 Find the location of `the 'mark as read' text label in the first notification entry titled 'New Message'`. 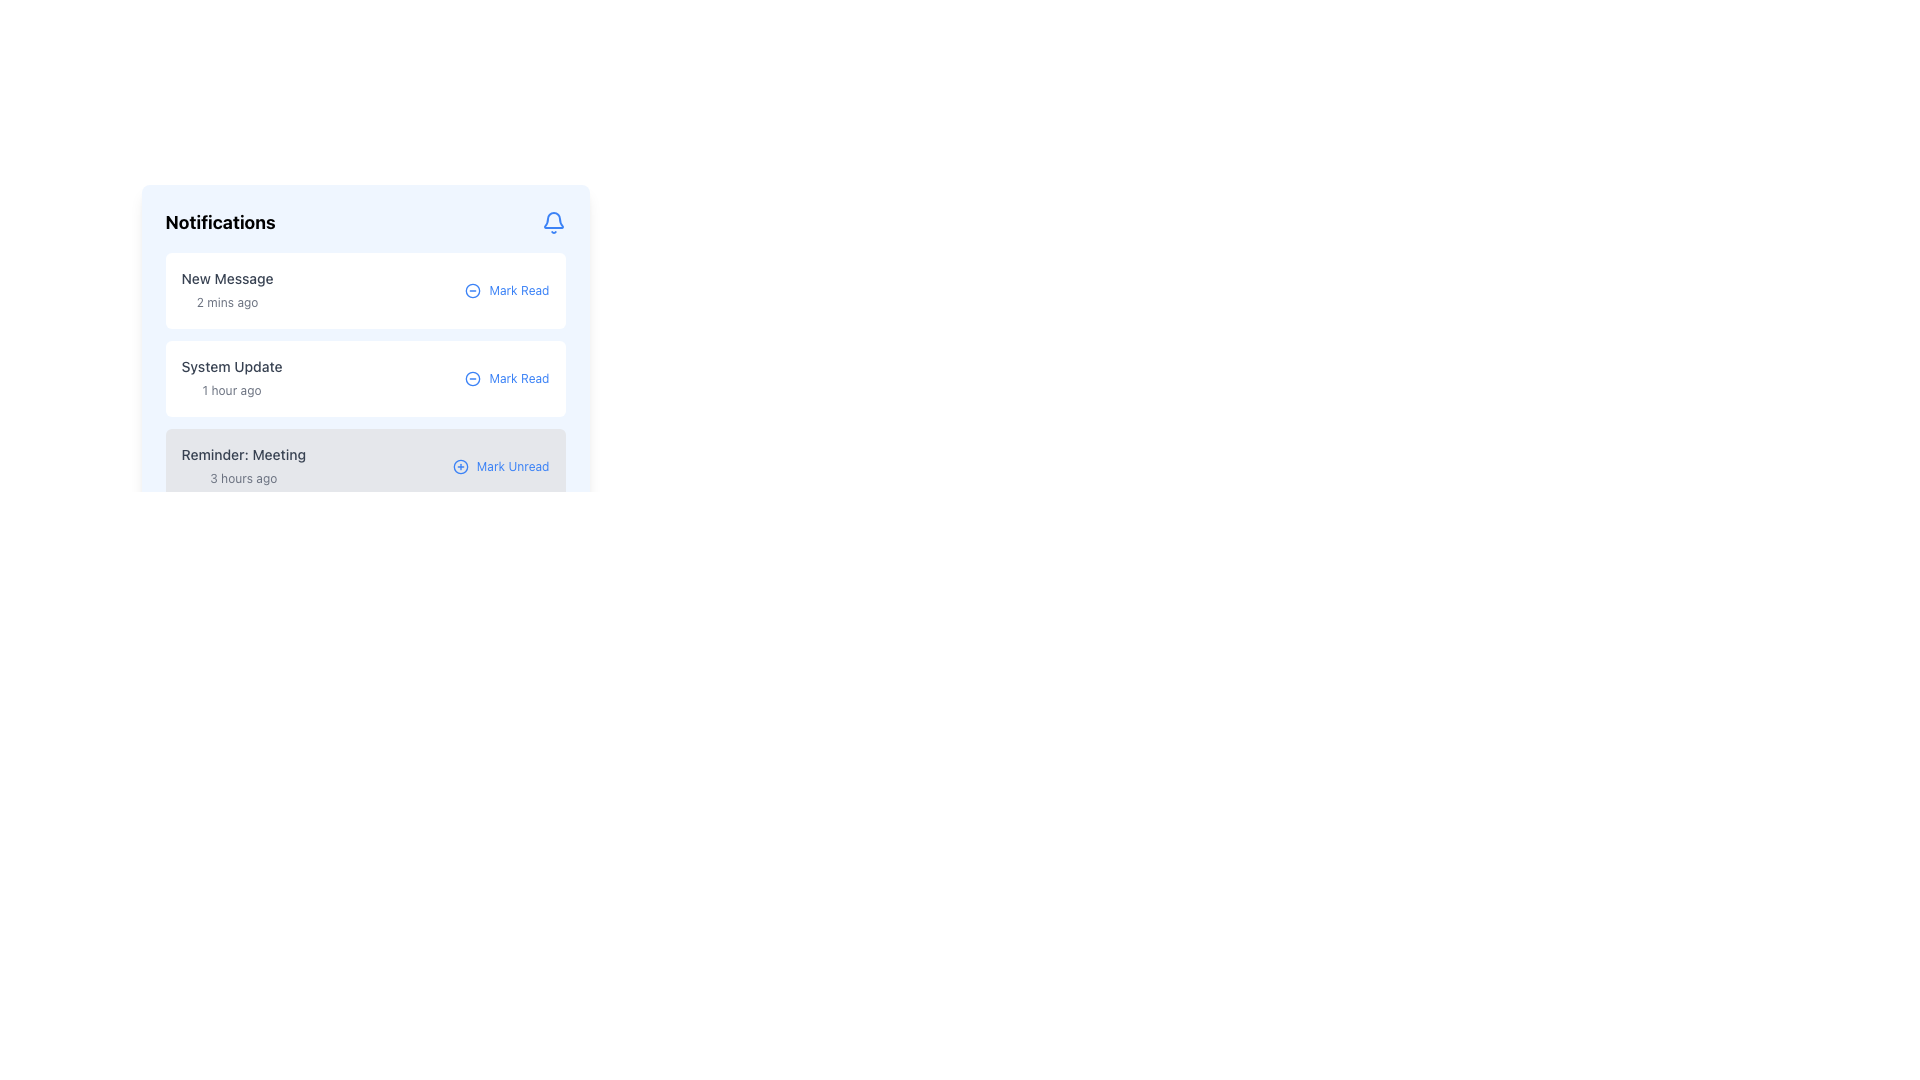

the 'mark as read' text label in the first notification entry titled 'New Message' is located at coordinates (519, 290).